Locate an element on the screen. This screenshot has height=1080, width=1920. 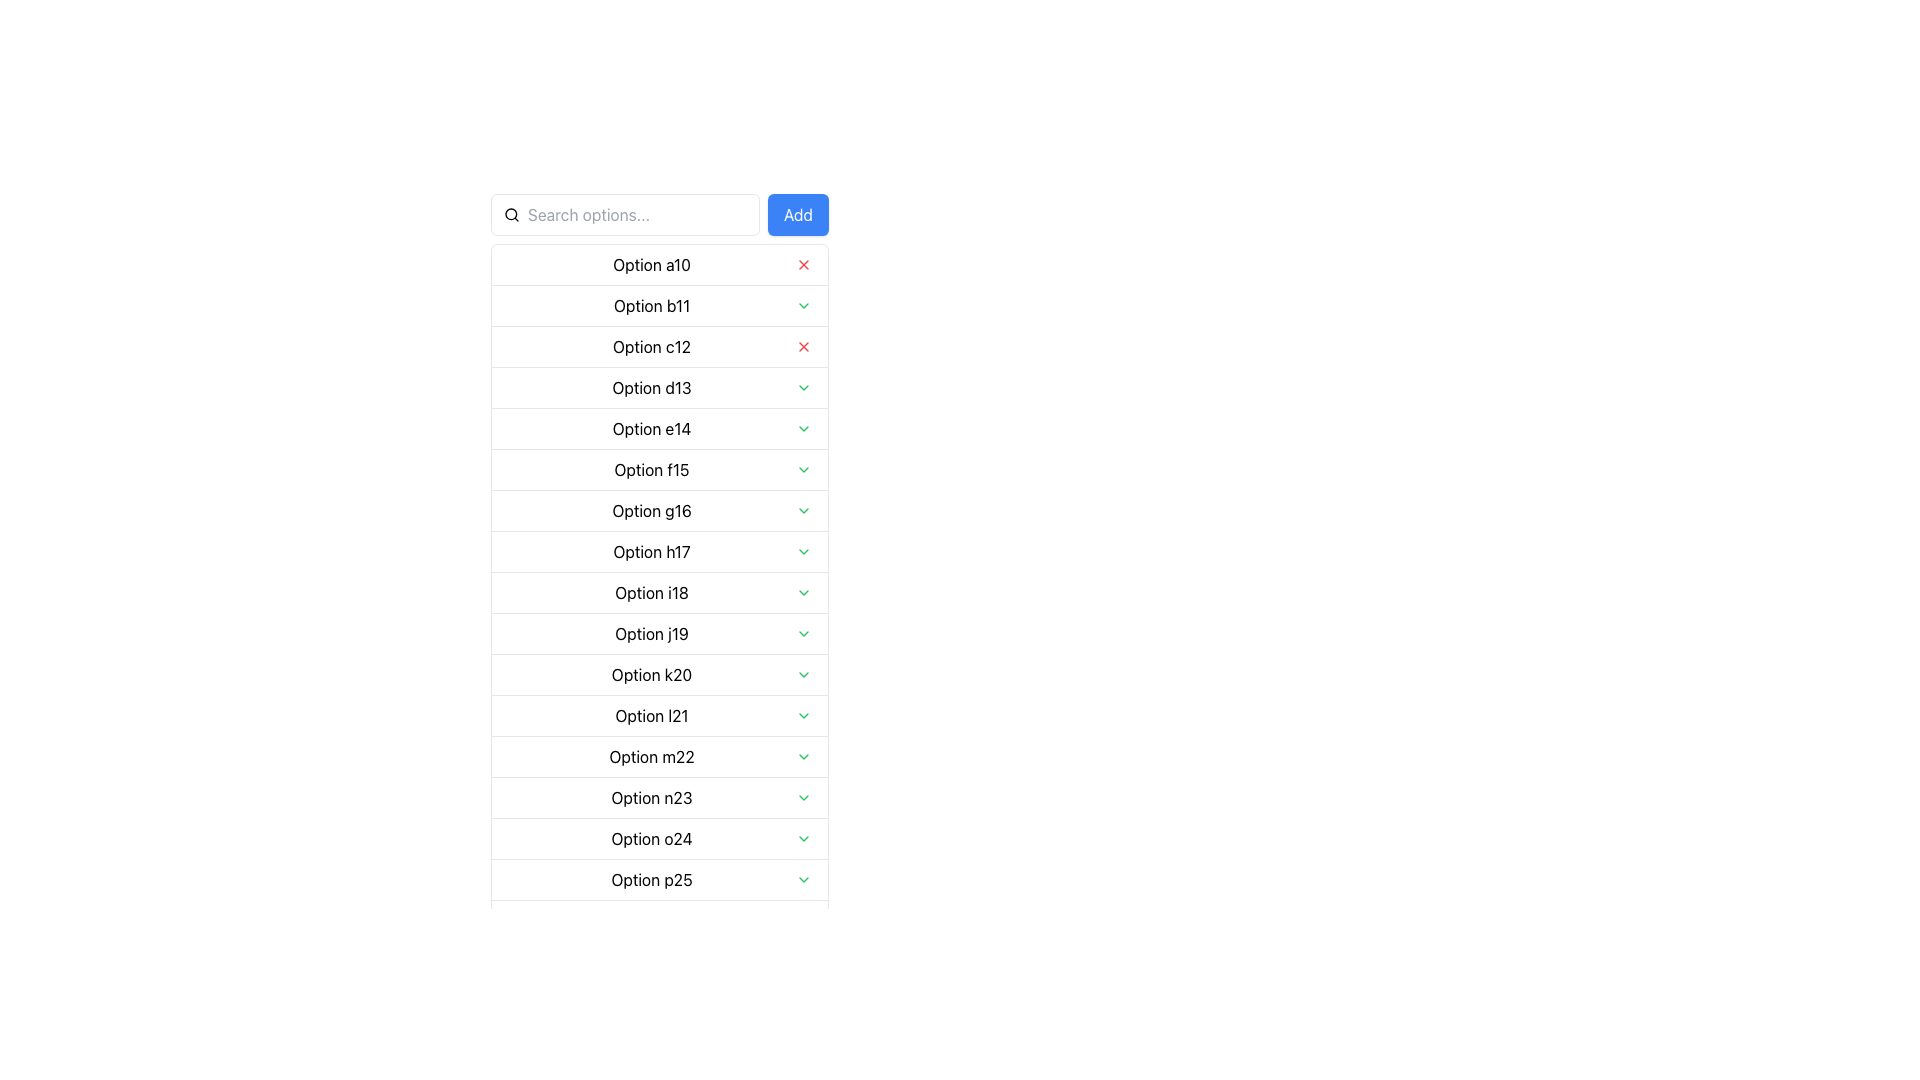
the icon located at the right end of the list item labeled 'Option l21' is located at coordinates (804, 715).